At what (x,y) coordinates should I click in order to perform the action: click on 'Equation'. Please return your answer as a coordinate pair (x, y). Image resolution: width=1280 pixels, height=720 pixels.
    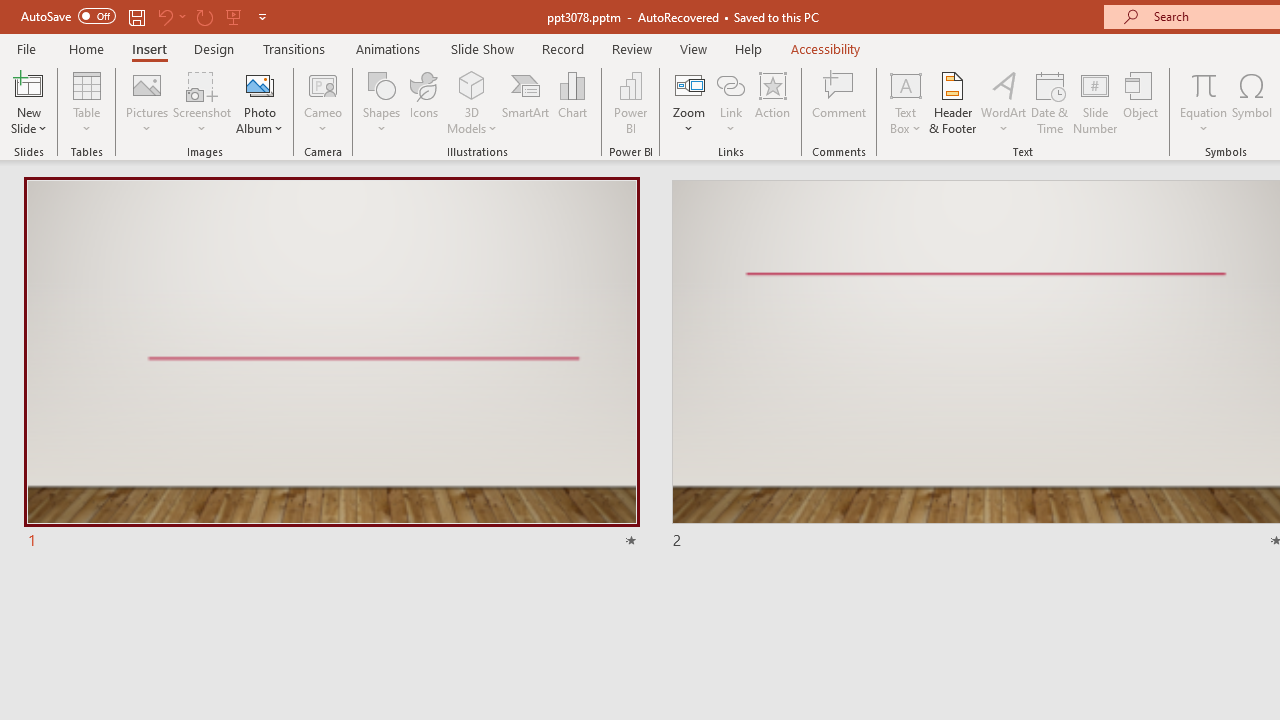
    Looking at the image, I should click on (1202, 84).